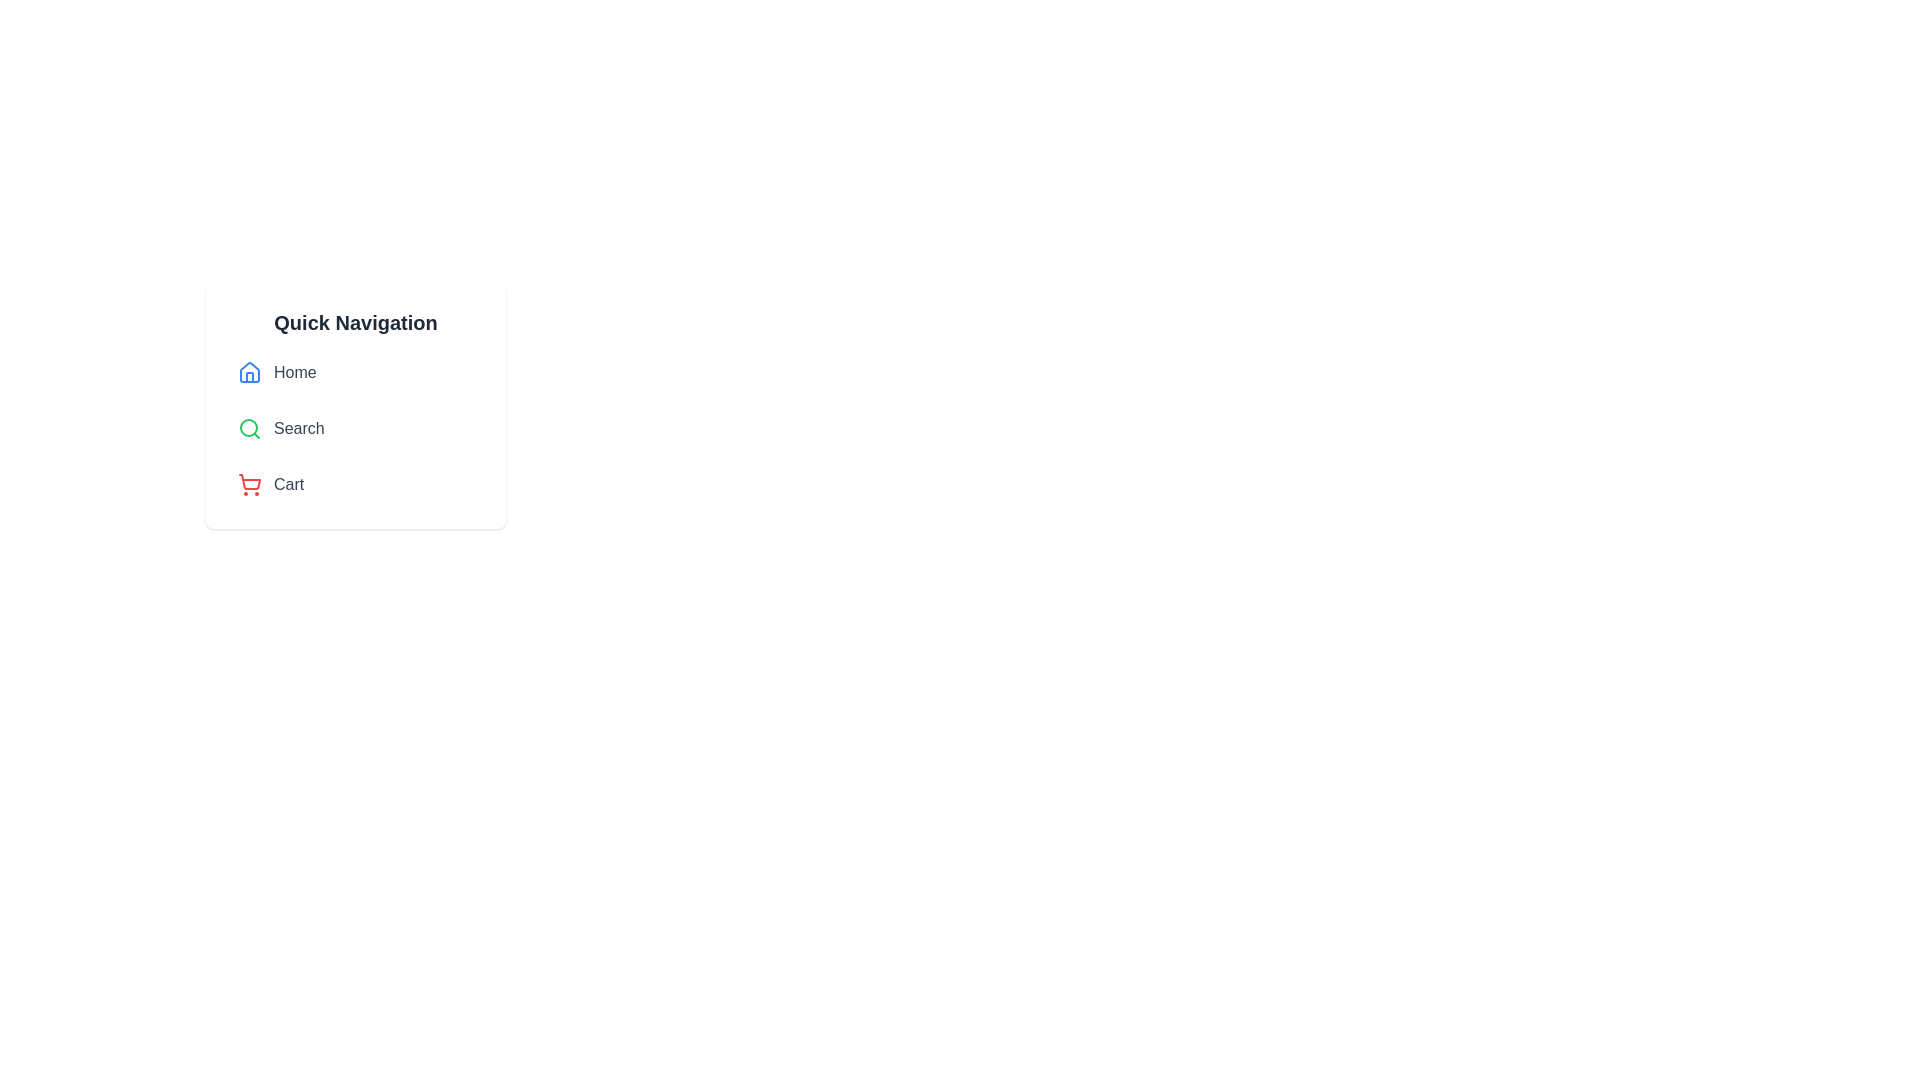 This screenshot has width=1920, height=1080. Describe the element at coordinates (355, 427) in the screenshot. I see `the 'Search' navigation item, which is the second item in the vertical navigation menu` at that location.